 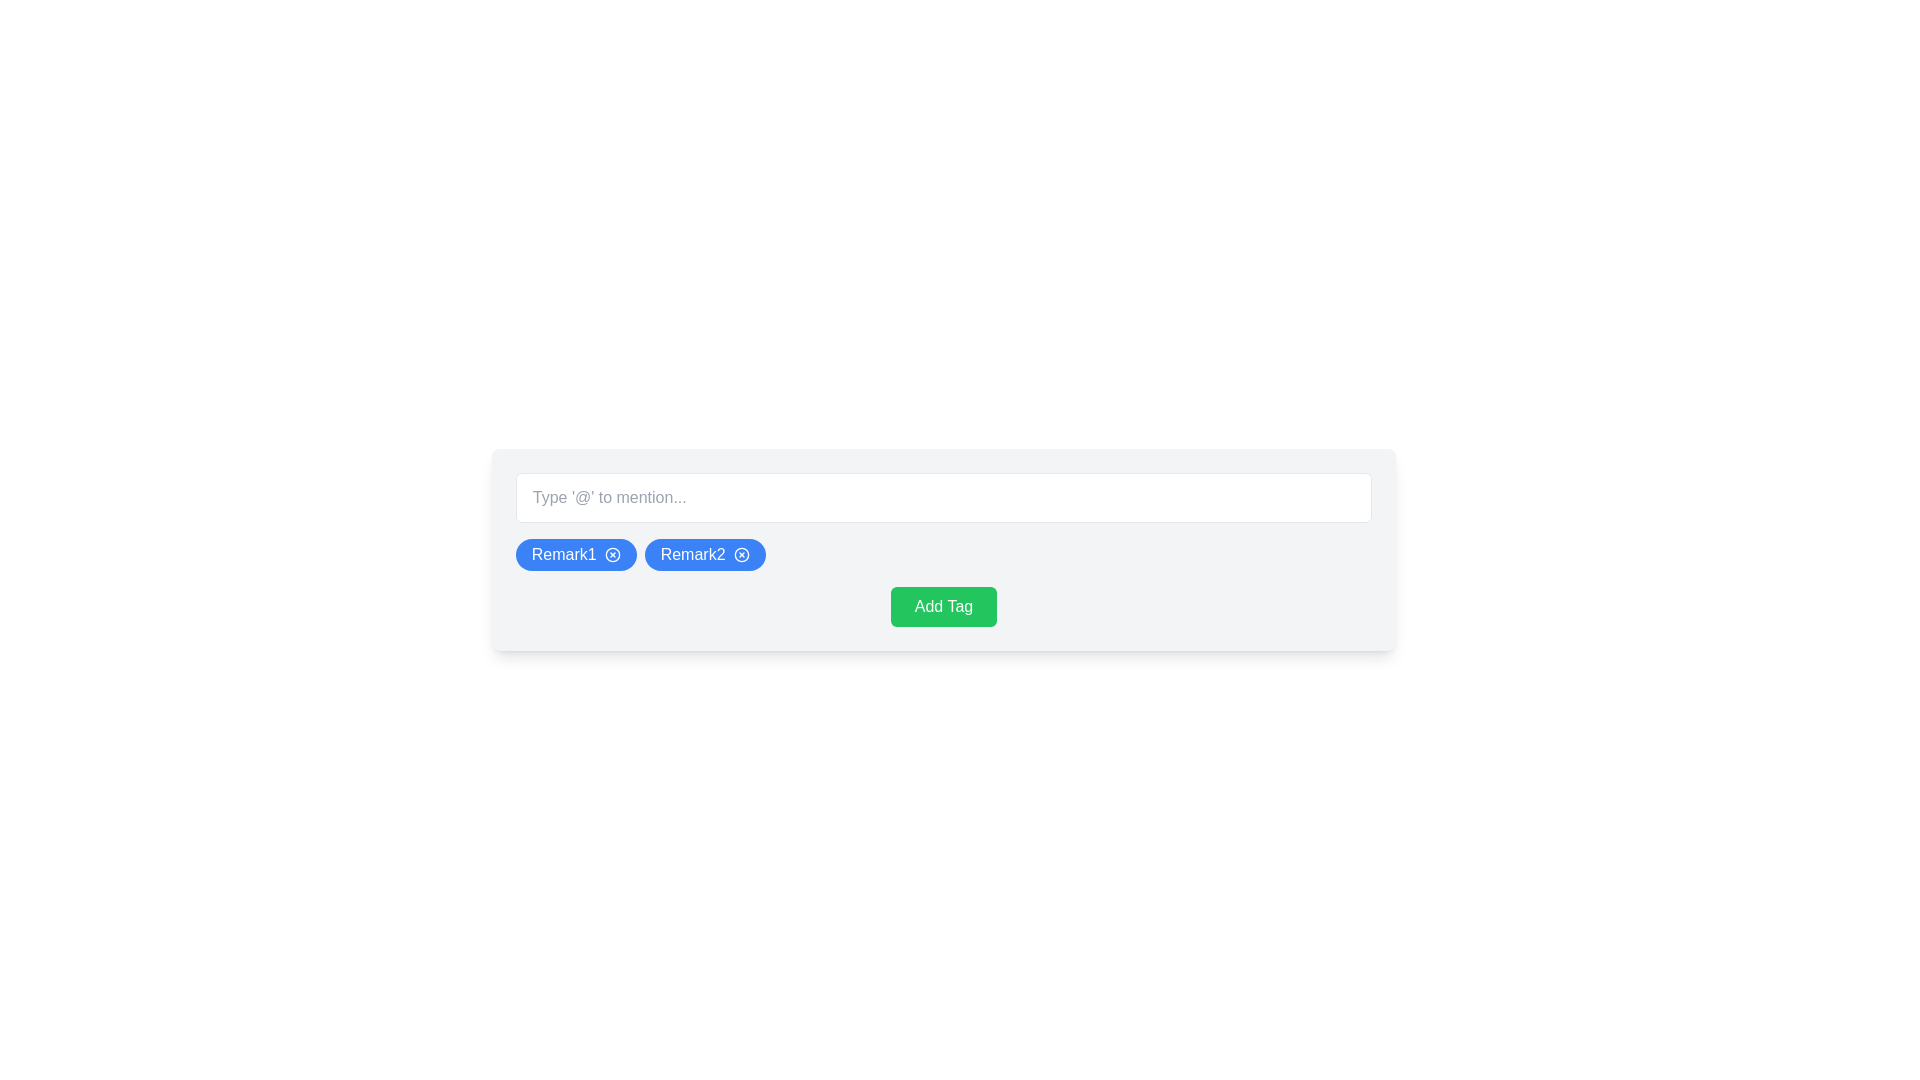 I want to click on the blue circular icon button with an 'X' symbol located to the right of the 'Remark1' text within a badge, so click(x=611, y=555).